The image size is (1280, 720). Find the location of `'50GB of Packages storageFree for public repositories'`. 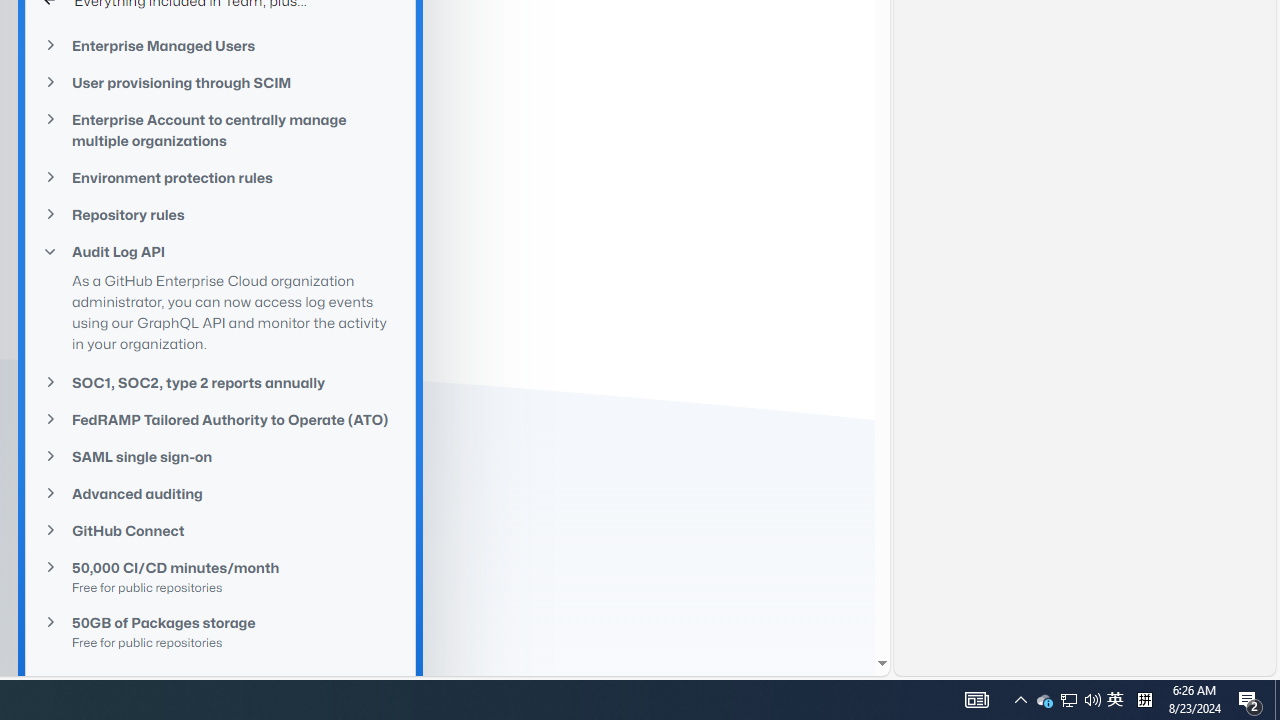

'50GB of Packages storageFree for public repositories' is located at coordinates (220, 631).